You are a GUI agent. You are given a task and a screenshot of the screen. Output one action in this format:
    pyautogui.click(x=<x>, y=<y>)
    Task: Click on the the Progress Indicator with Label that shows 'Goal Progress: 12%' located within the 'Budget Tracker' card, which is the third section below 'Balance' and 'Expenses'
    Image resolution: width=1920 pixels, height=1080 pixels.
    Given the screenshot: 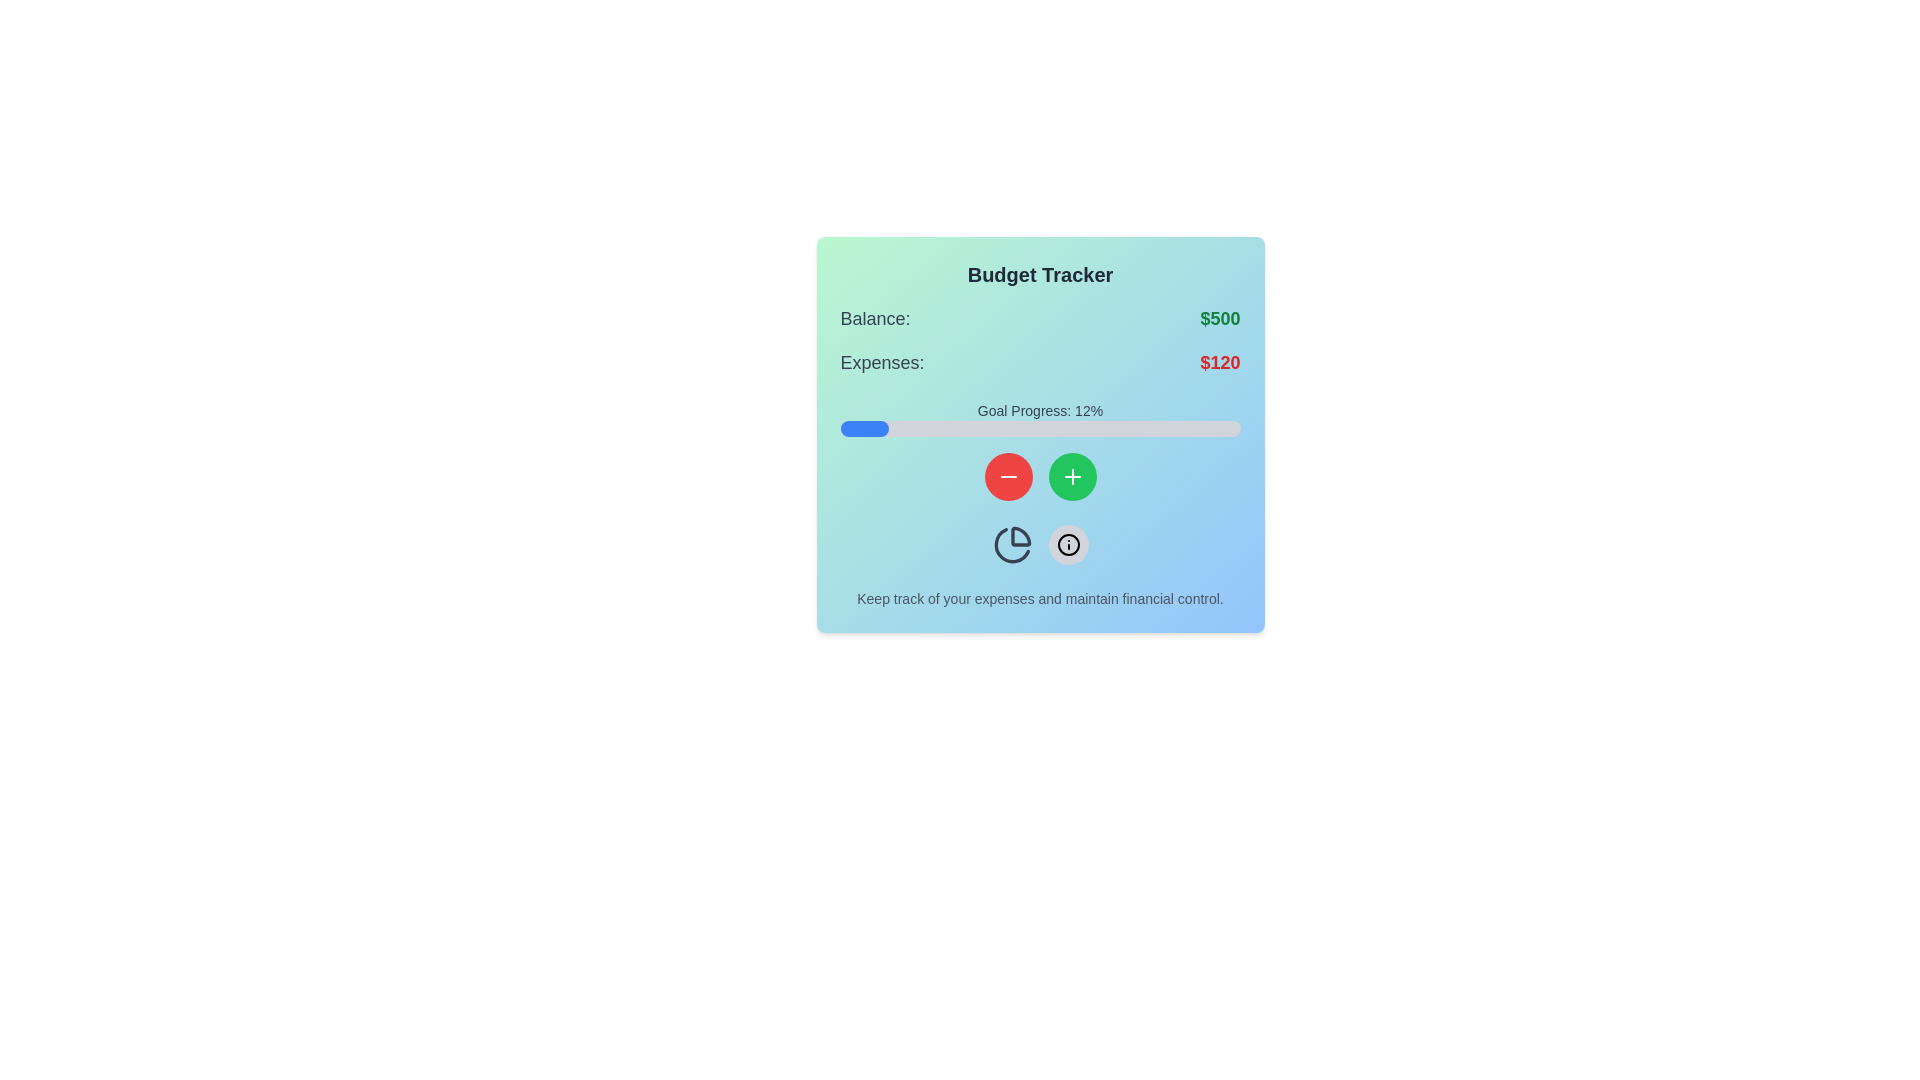 What is the action you would take?
    pyautogui.click(x=1040, y=418)
    